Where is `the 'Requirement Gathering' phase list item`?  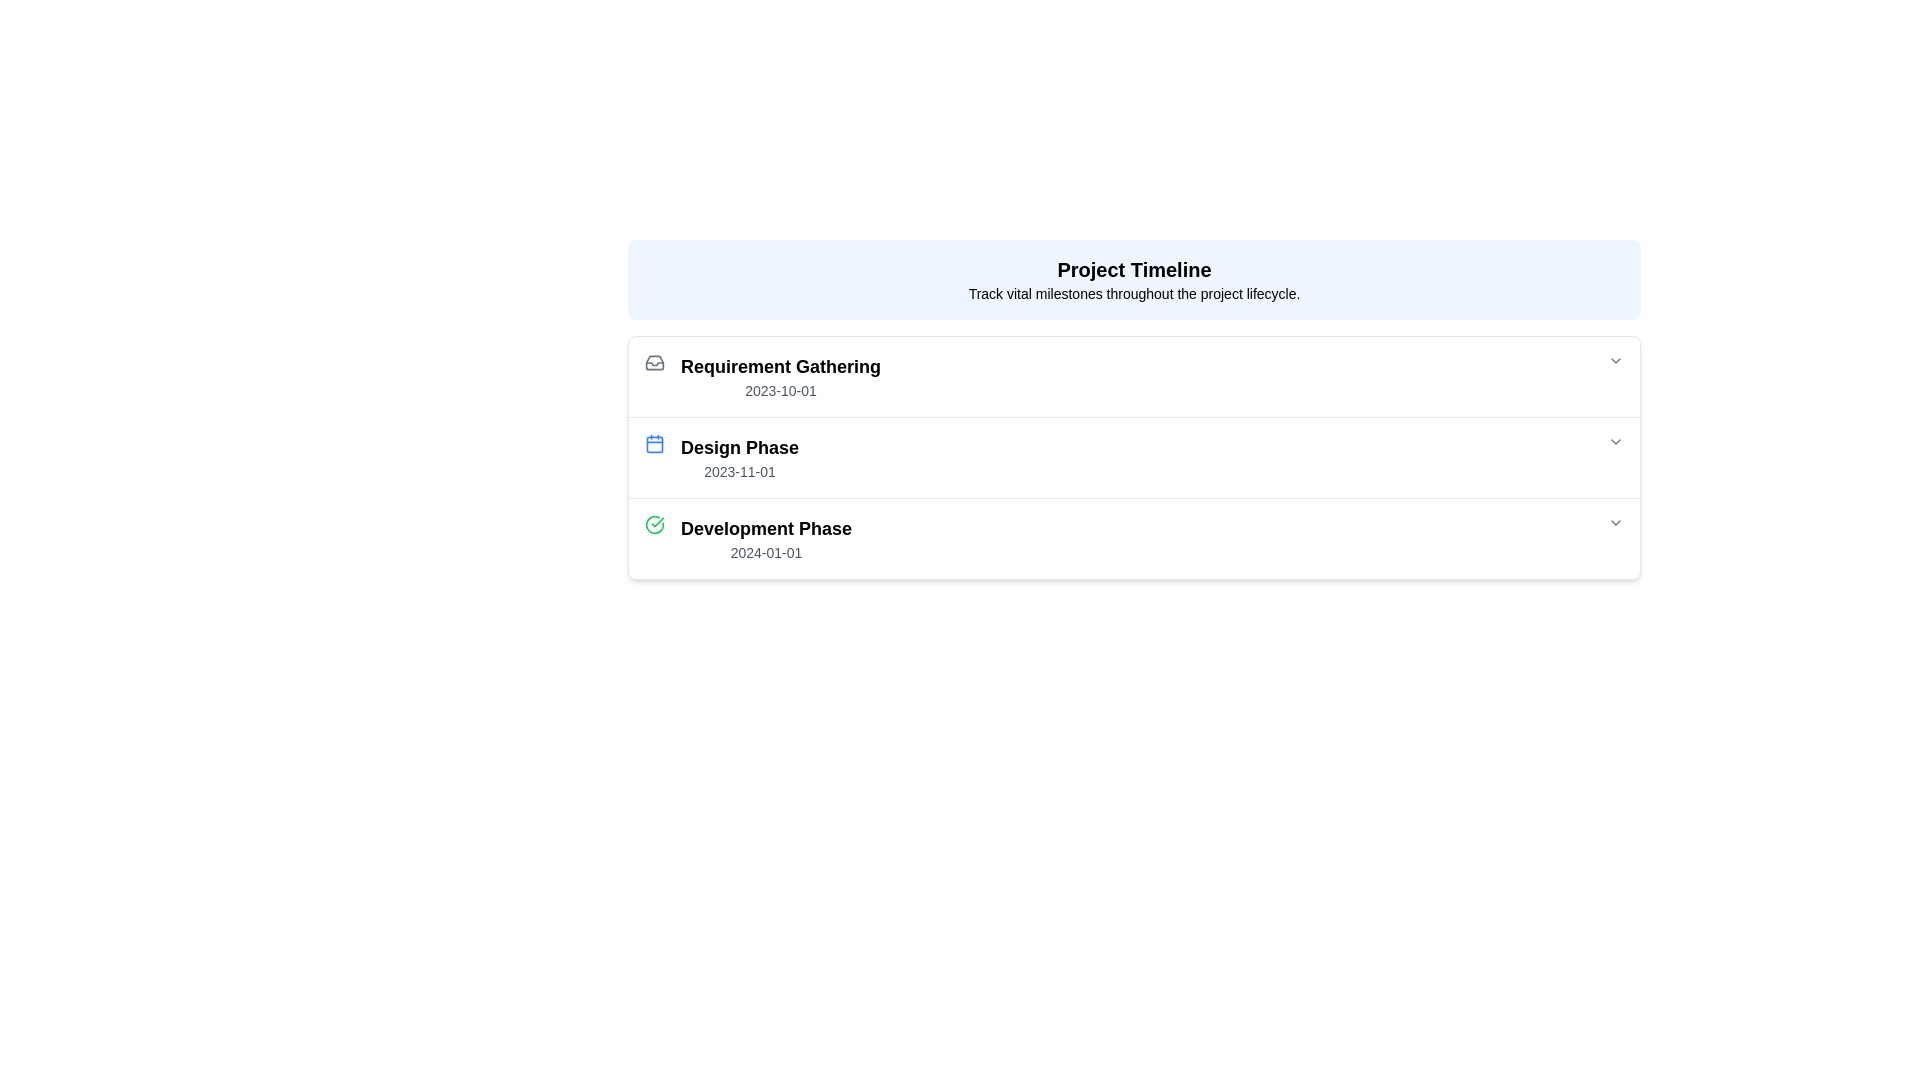
the 'Requirement Gathering' phase list item is located at coordinates (1134, 377).